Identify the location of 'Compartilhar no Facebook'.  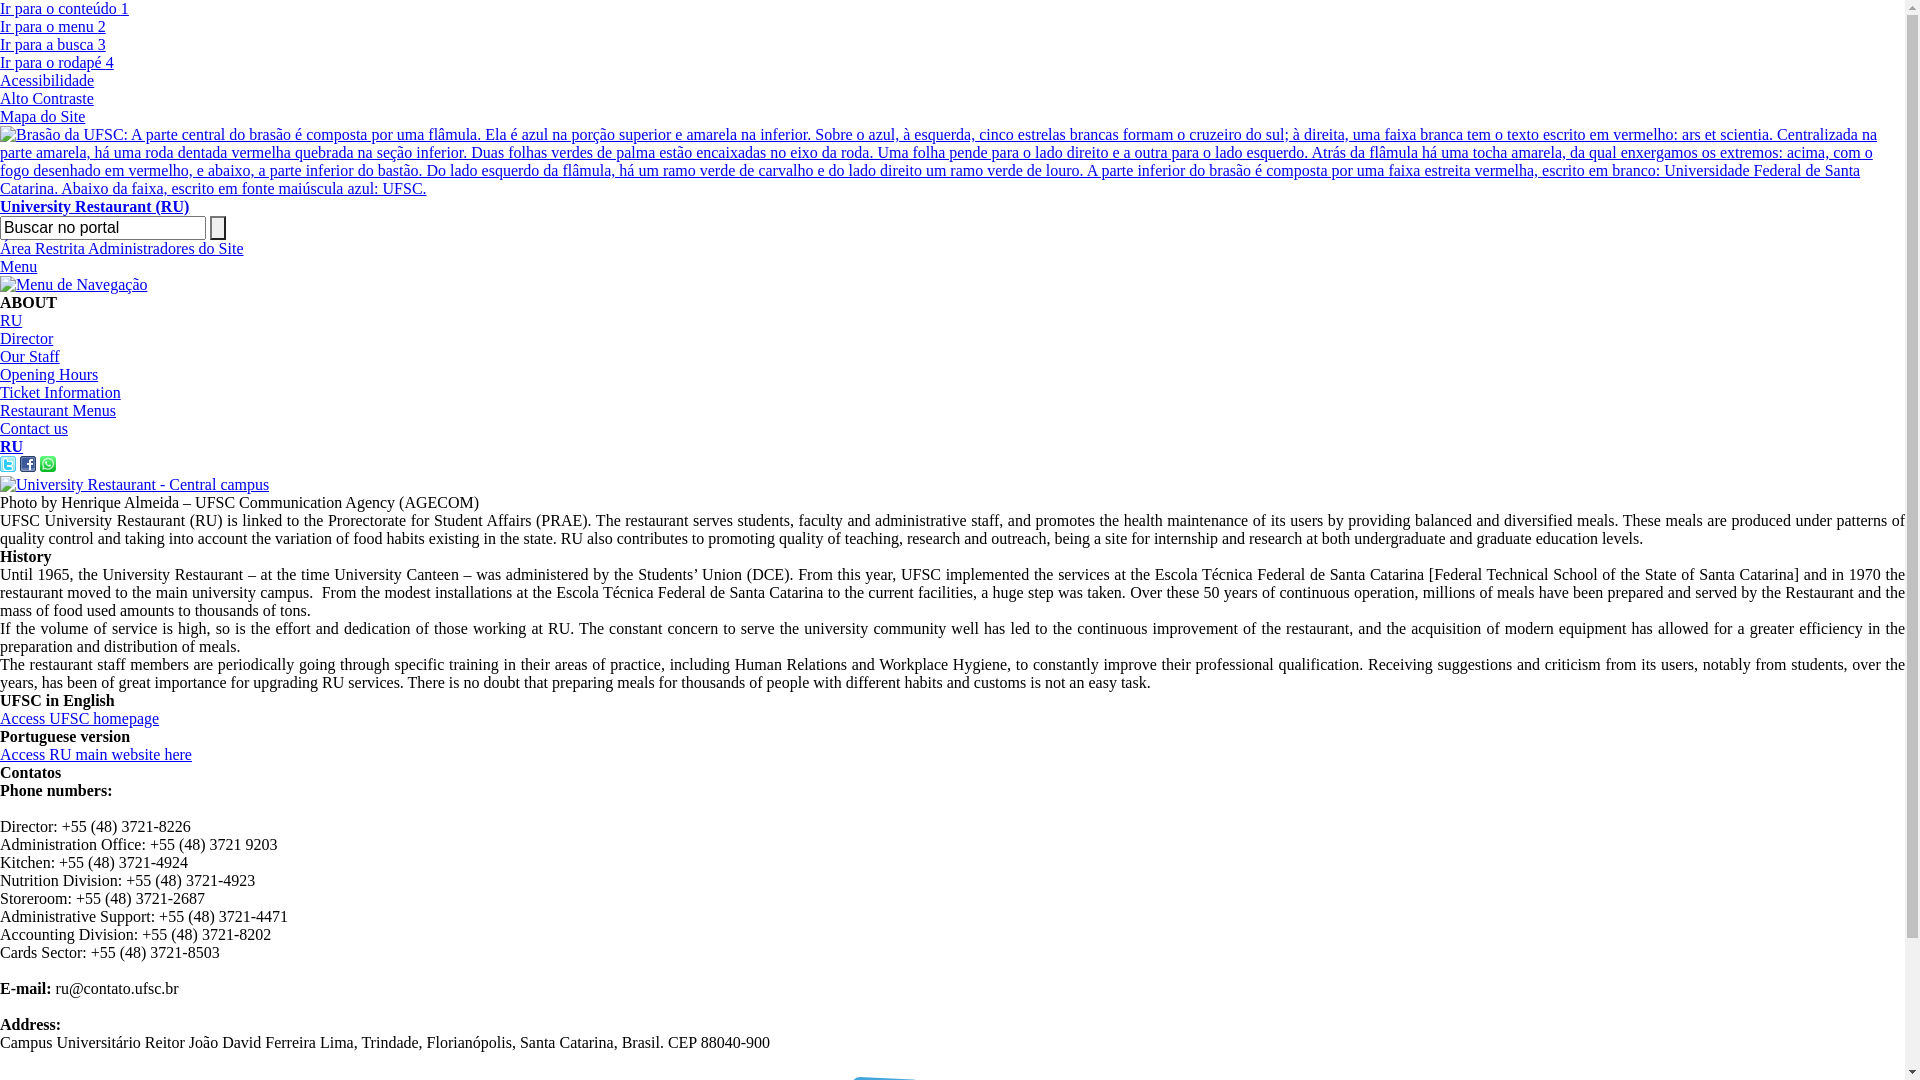
(28, 466).